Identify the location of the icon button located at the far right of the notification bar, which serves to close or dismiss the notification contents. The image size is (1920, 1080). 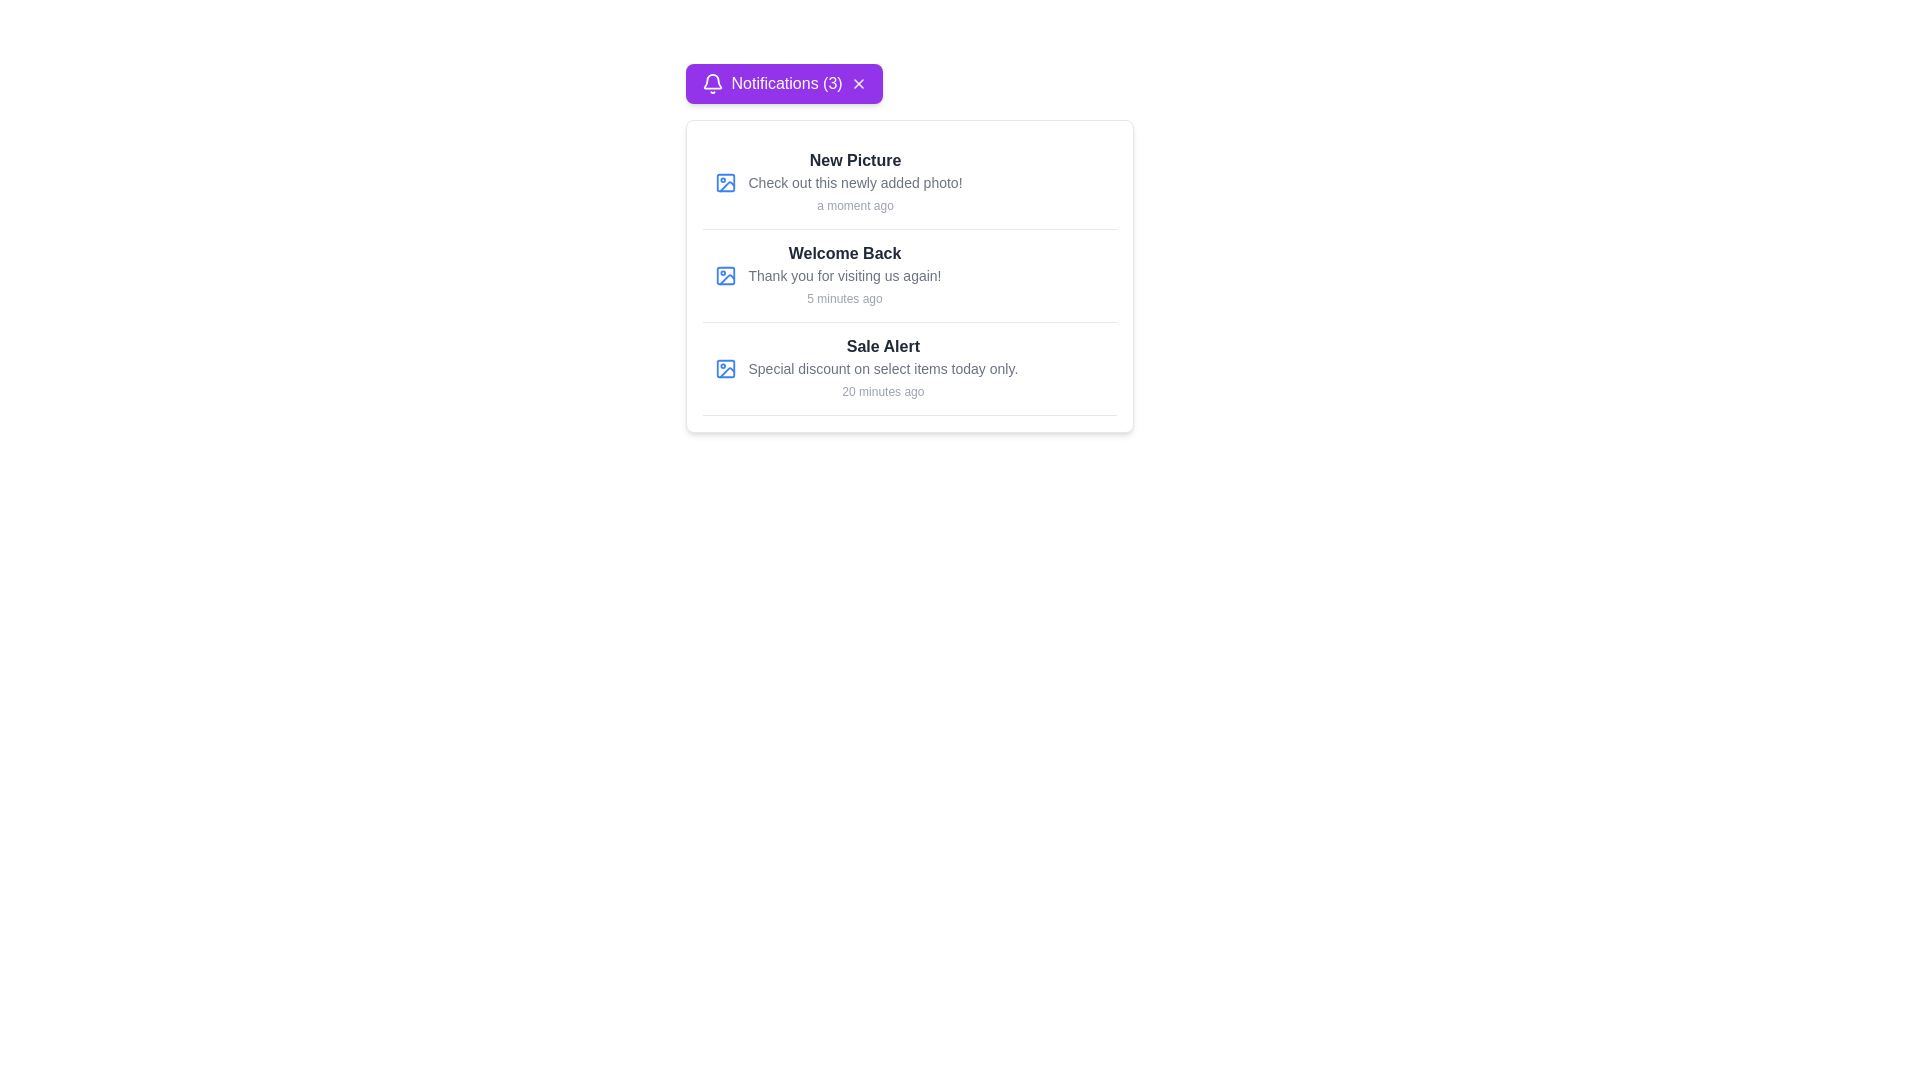
(858, 83).